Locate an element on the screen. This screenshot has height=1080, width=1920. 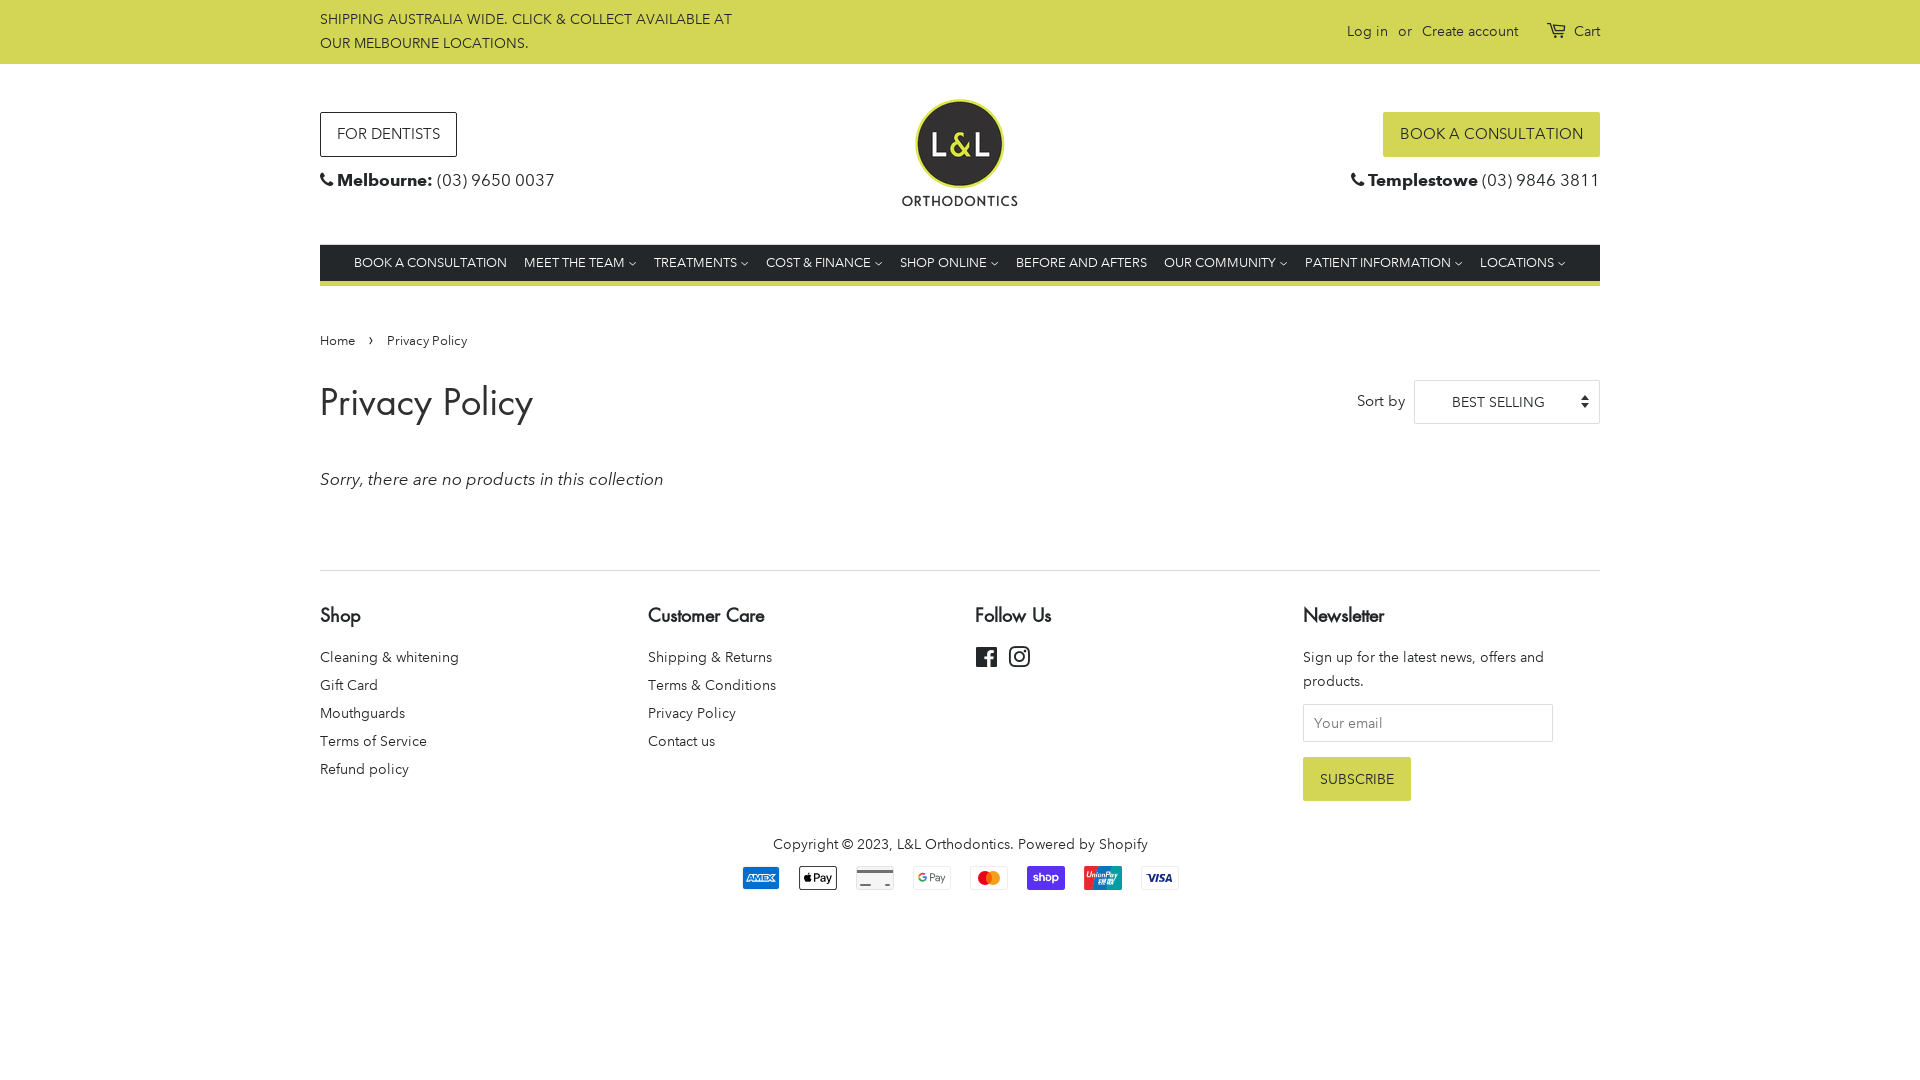
'MEET THE TEAM' is located at coordinates (579, 262).